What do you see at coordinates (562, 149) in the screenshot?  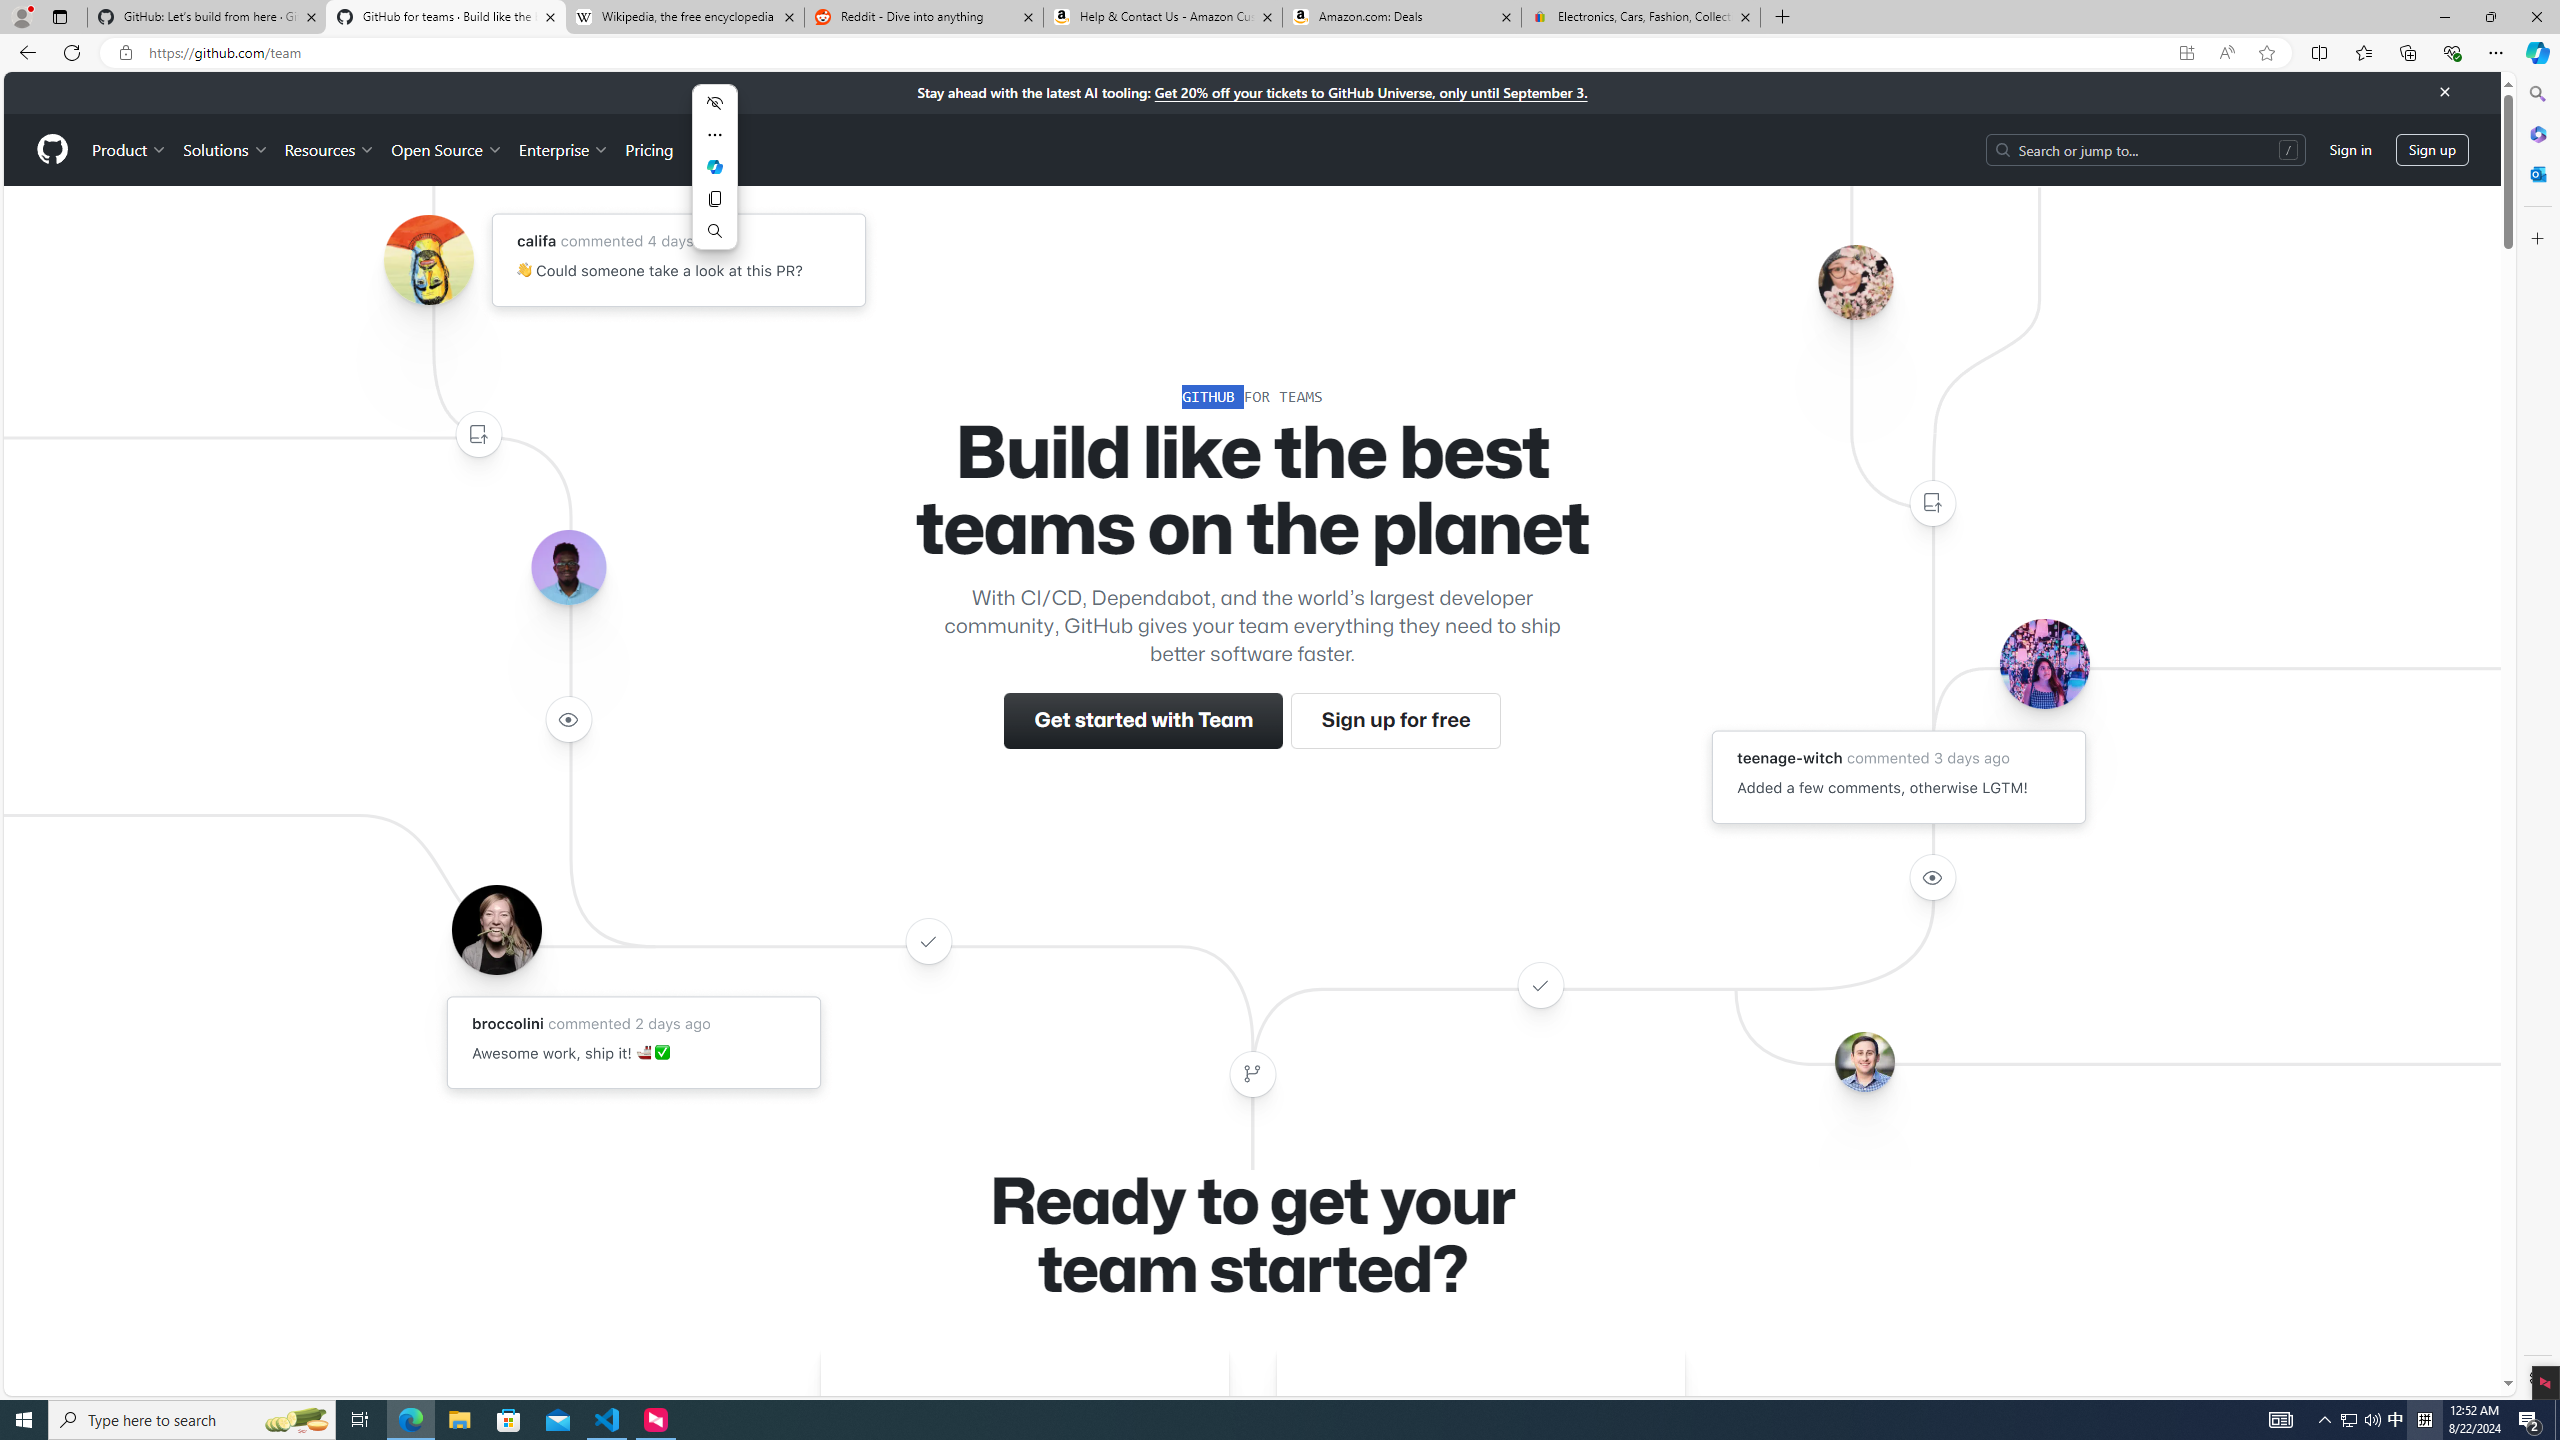 I see `'Enterprise'` at bounding box center [562, 149].